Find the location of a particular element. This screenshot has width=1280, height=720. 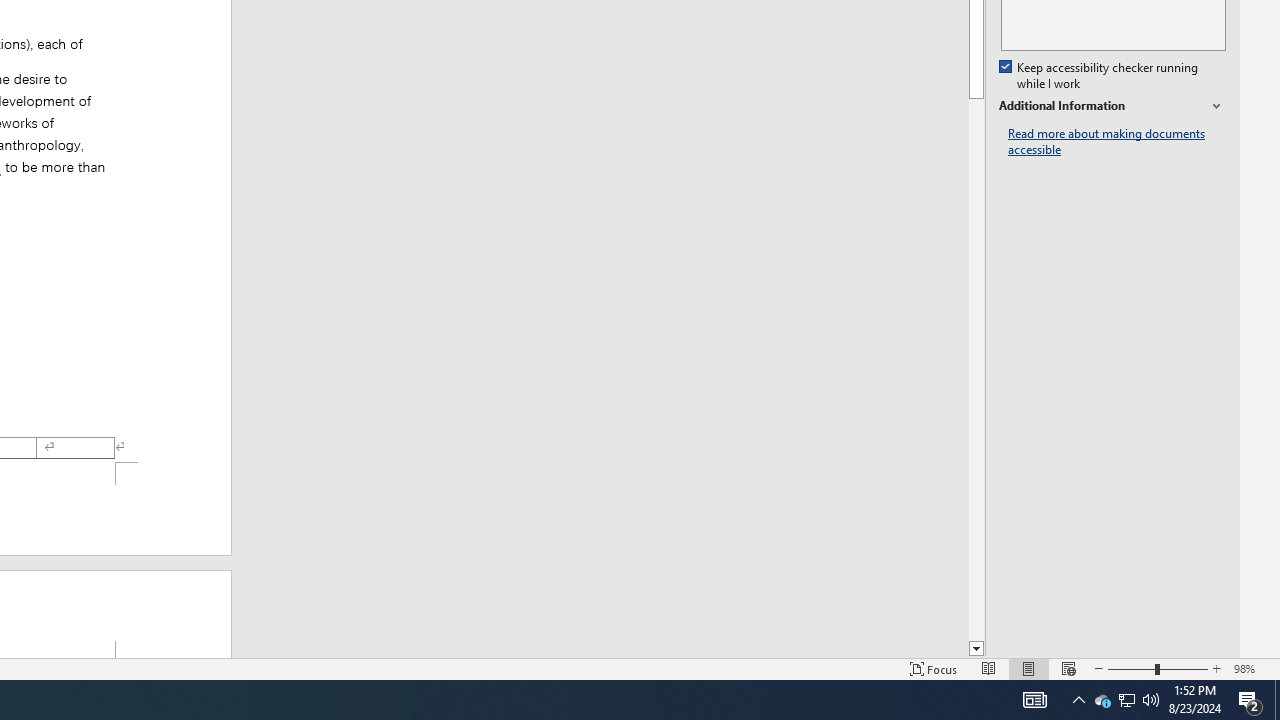

'Keep accessibility checker running while I work' is located at coordinates (1099, 75).